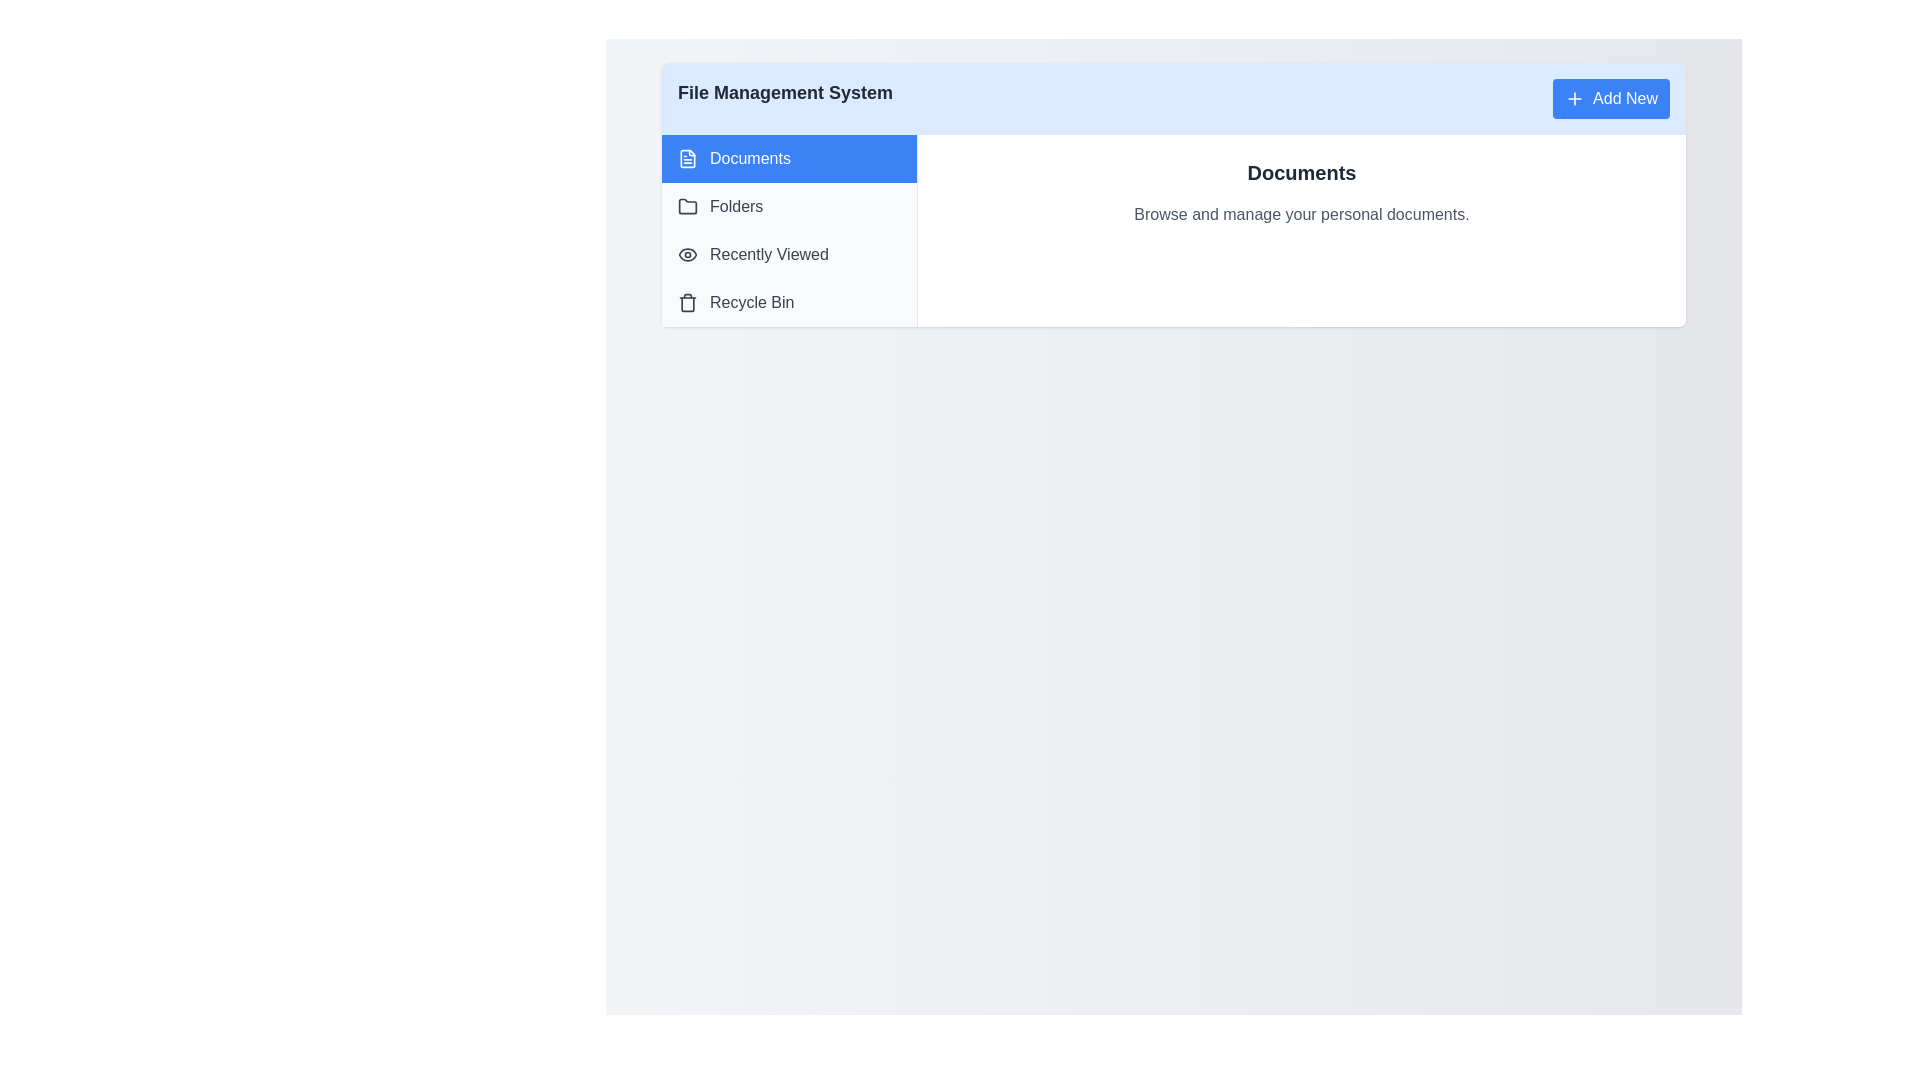 The width and height of the screenshot is (1920, 1080). Describe the element at coordinates (687, 205) in the screenshot. I see `the folder-shaped icon located on the left-hand panel under the 'Folders' section, immediately to the left of the 'Folders' text` at that location.